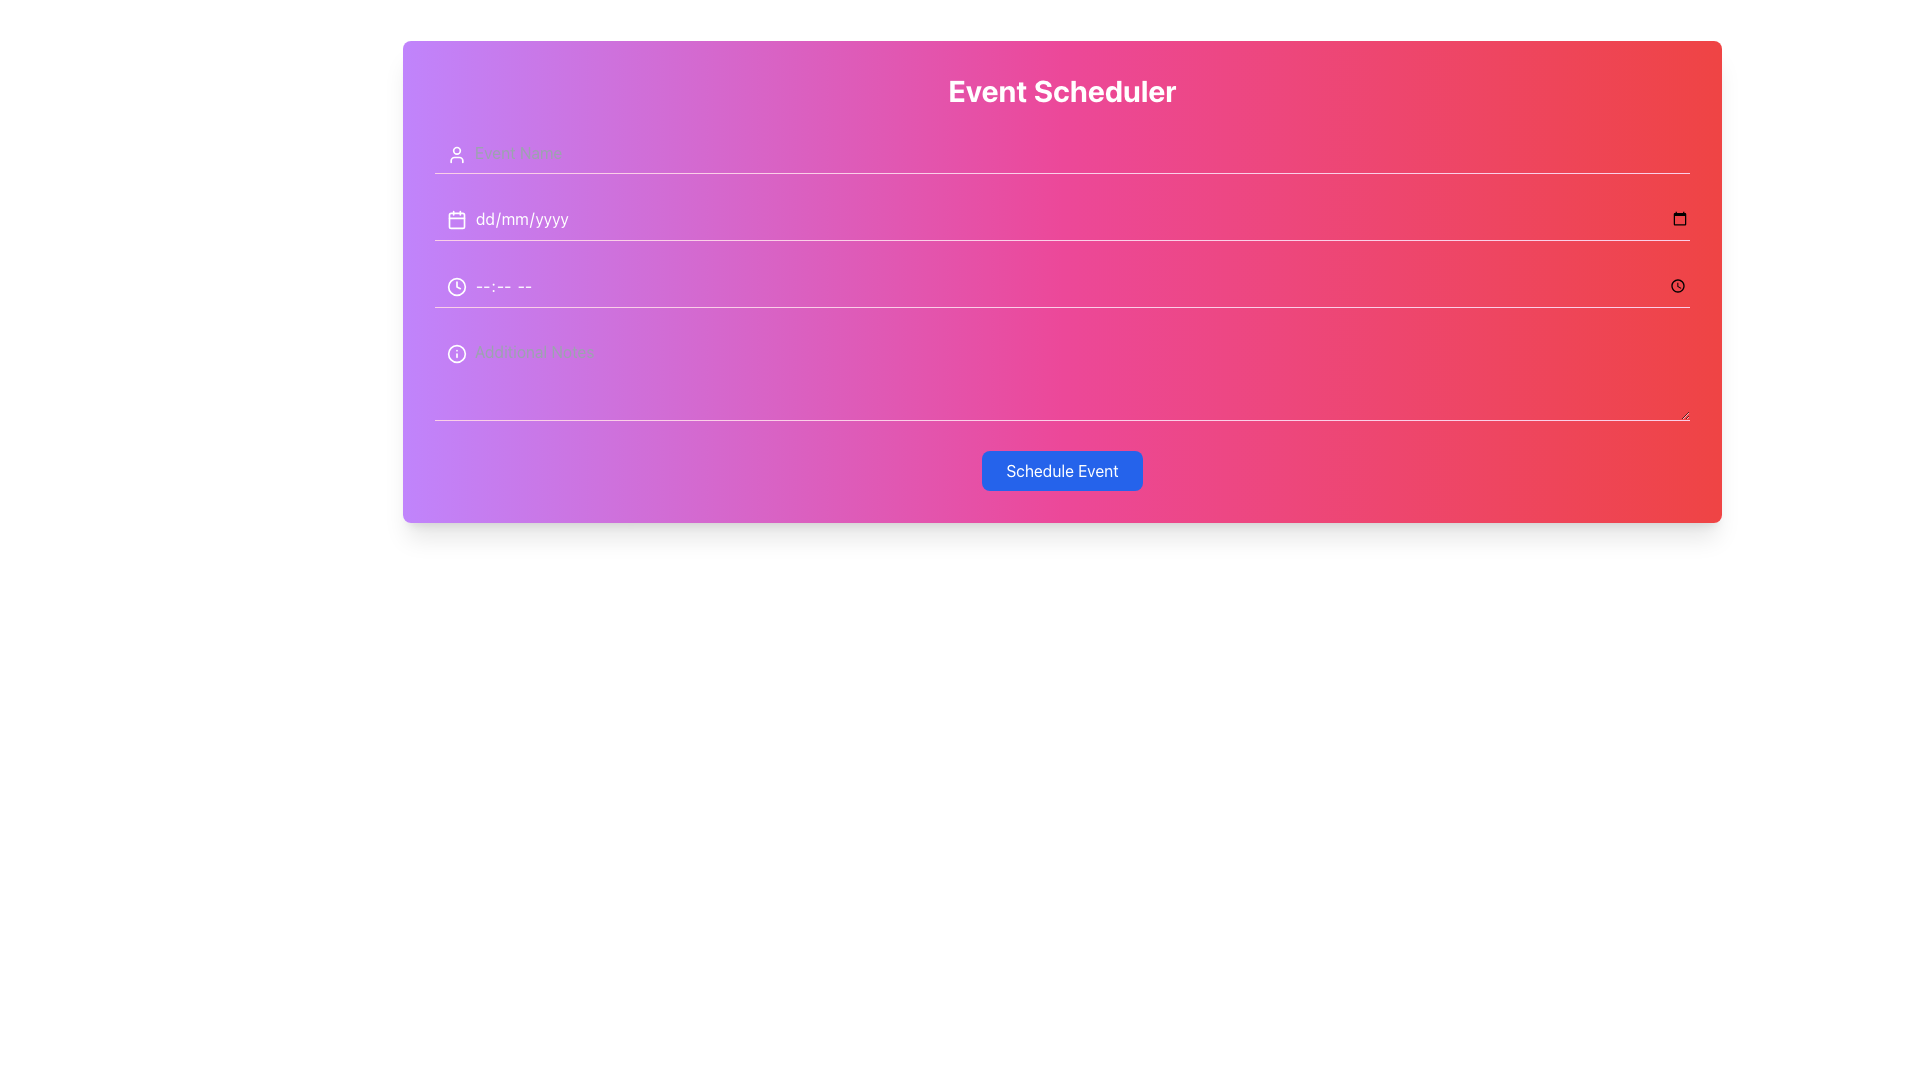  What do you see at coordinates (1061, 286) in the screenshot?
I see `to focus on the third input field for specifying the time of the event, located below 'Event Name' and 'Date'` at bounding box center [1061, 286].